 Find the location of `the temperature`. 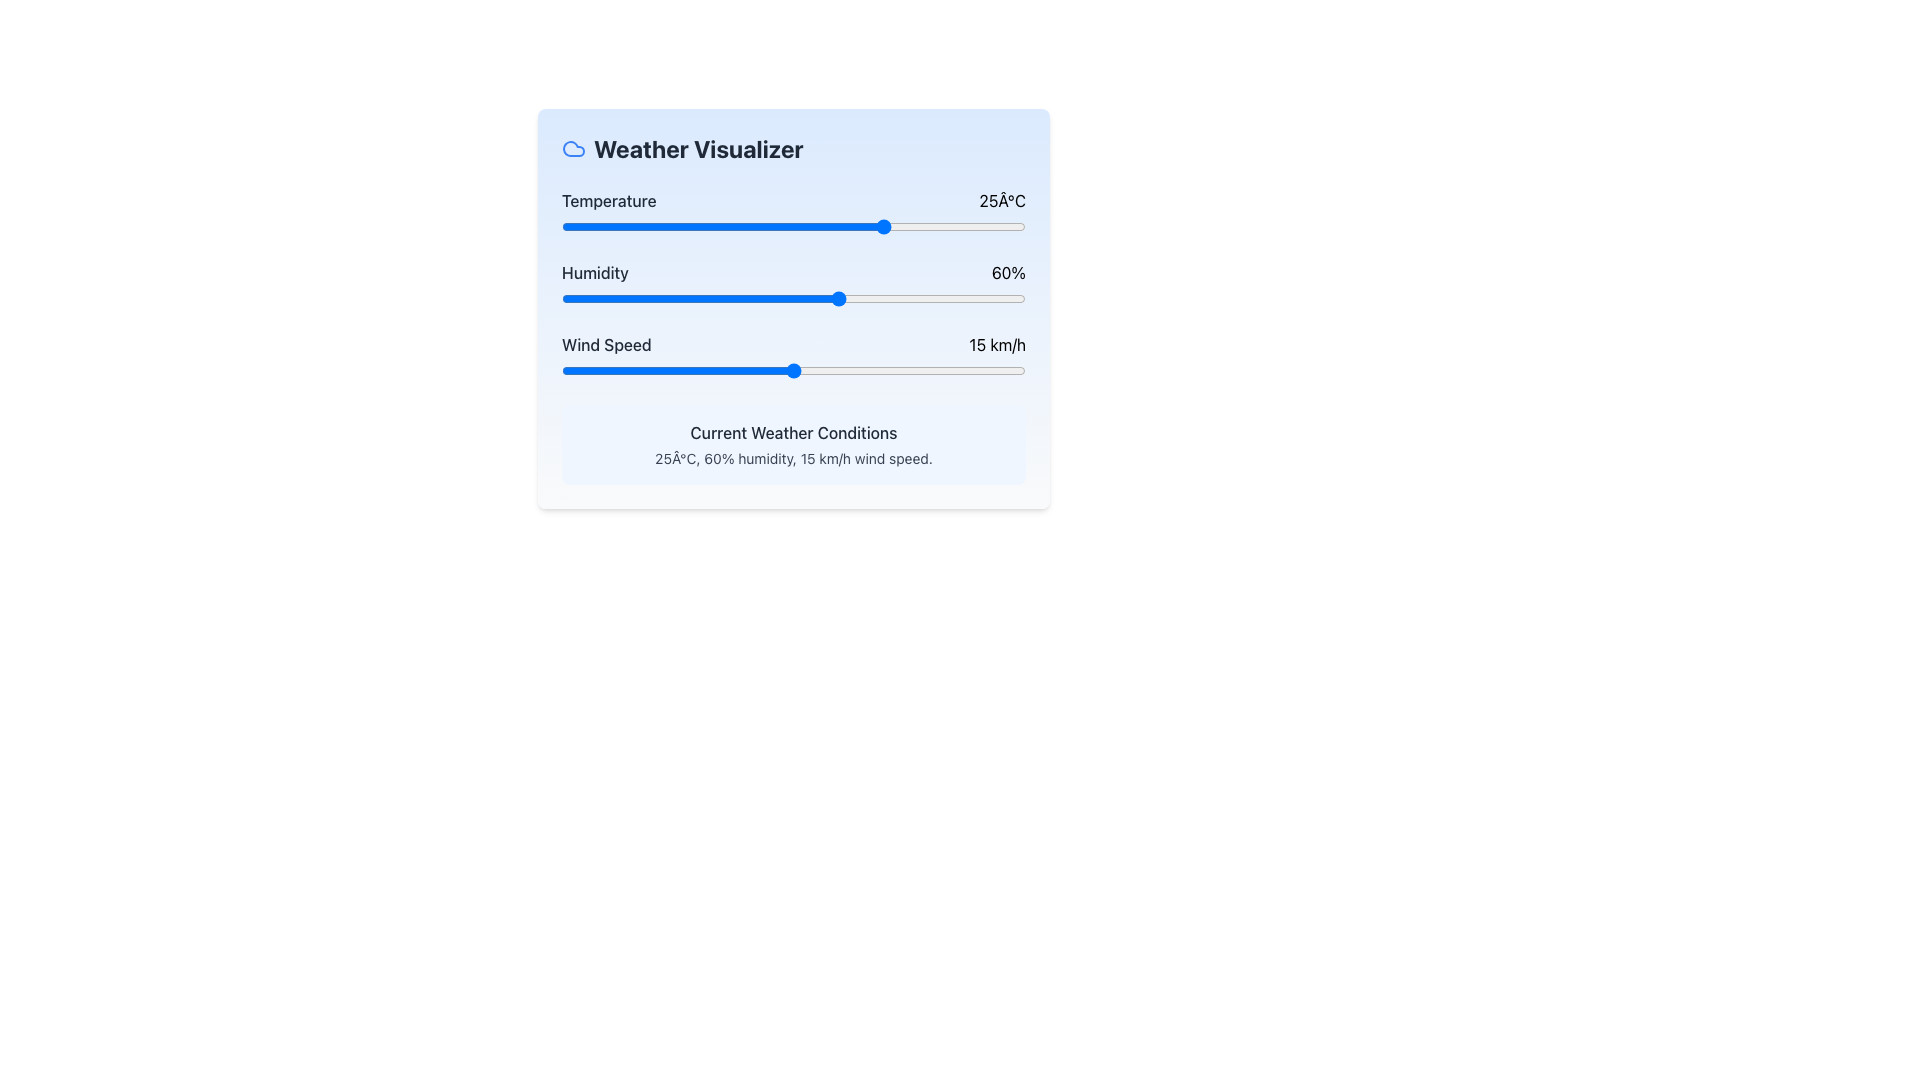

the temperature is located at coordinates (895, 226).